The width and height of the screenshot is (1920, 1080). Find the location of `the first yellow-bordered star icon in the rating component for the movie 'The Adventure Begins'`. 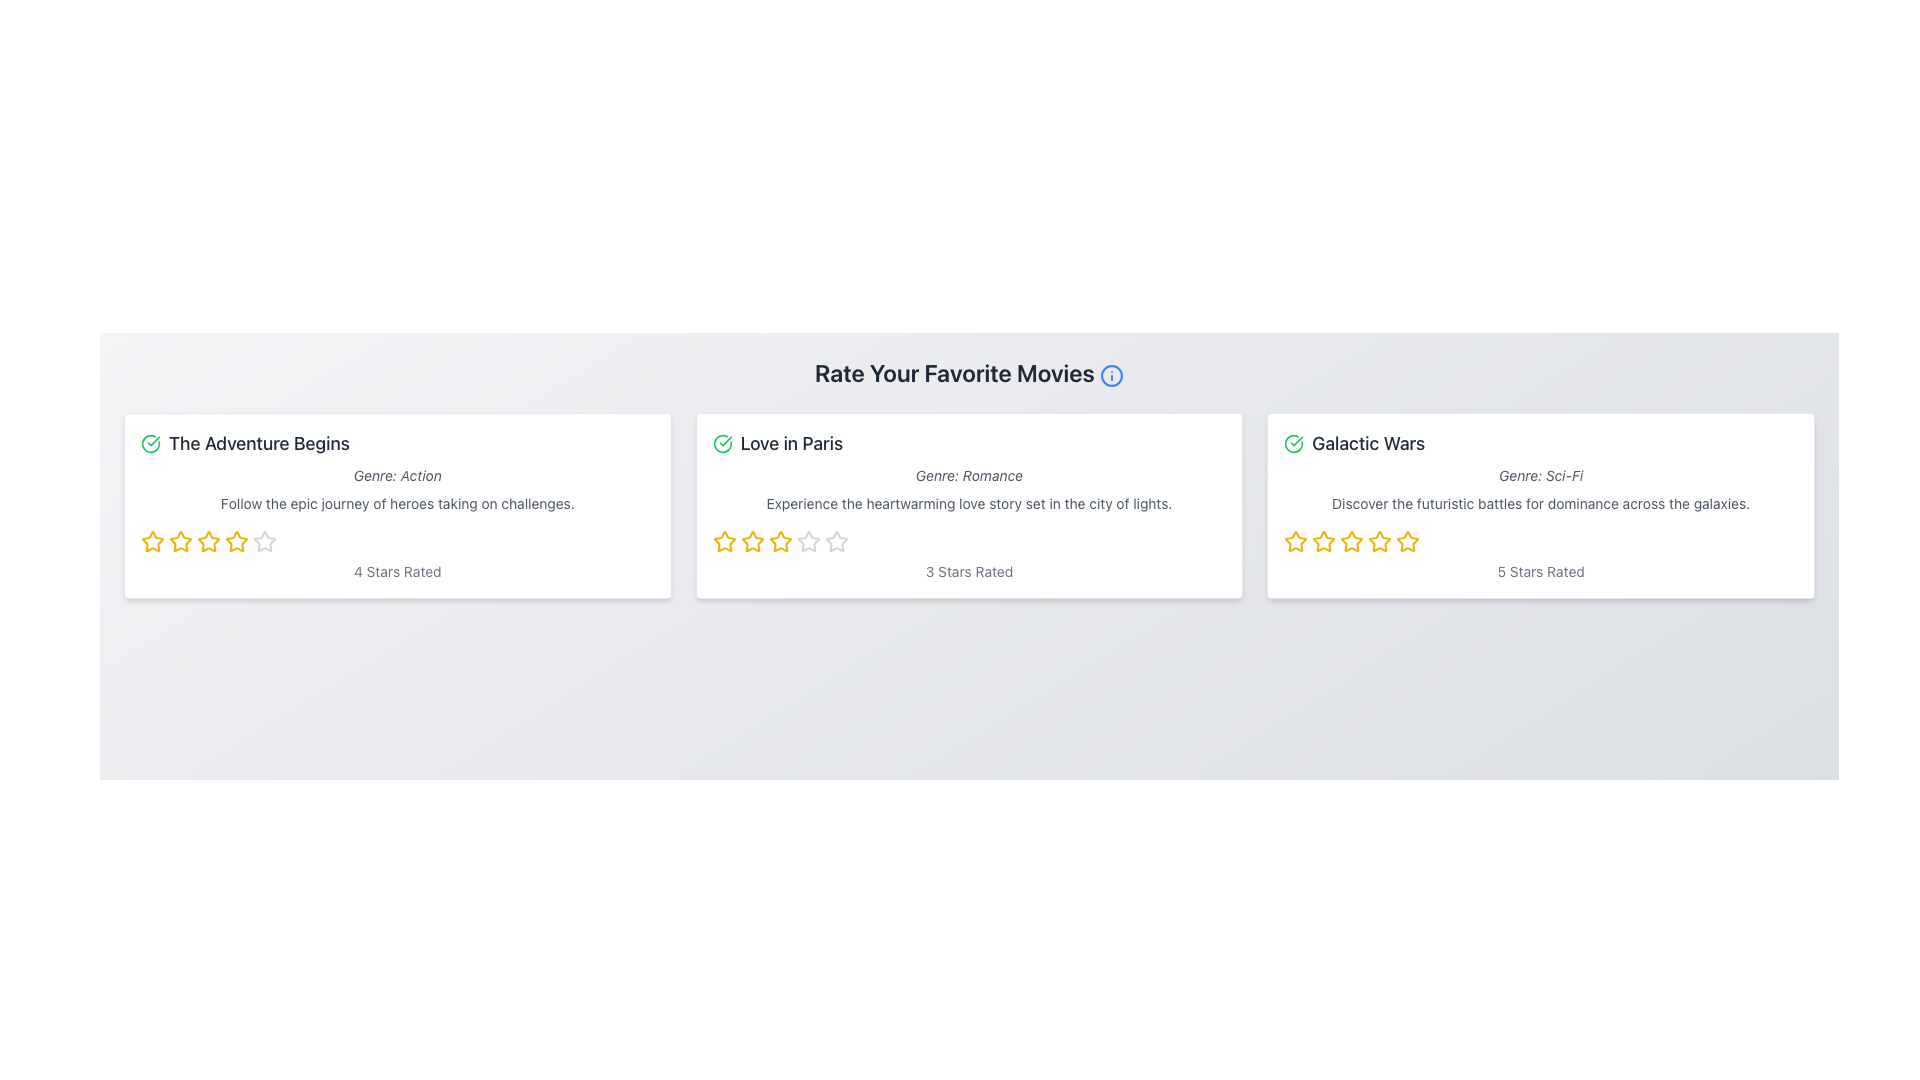

the first yellow-bordered star icon in the rating component for the movie 'The Adventure Begins' is located at coordinates (152, 542).